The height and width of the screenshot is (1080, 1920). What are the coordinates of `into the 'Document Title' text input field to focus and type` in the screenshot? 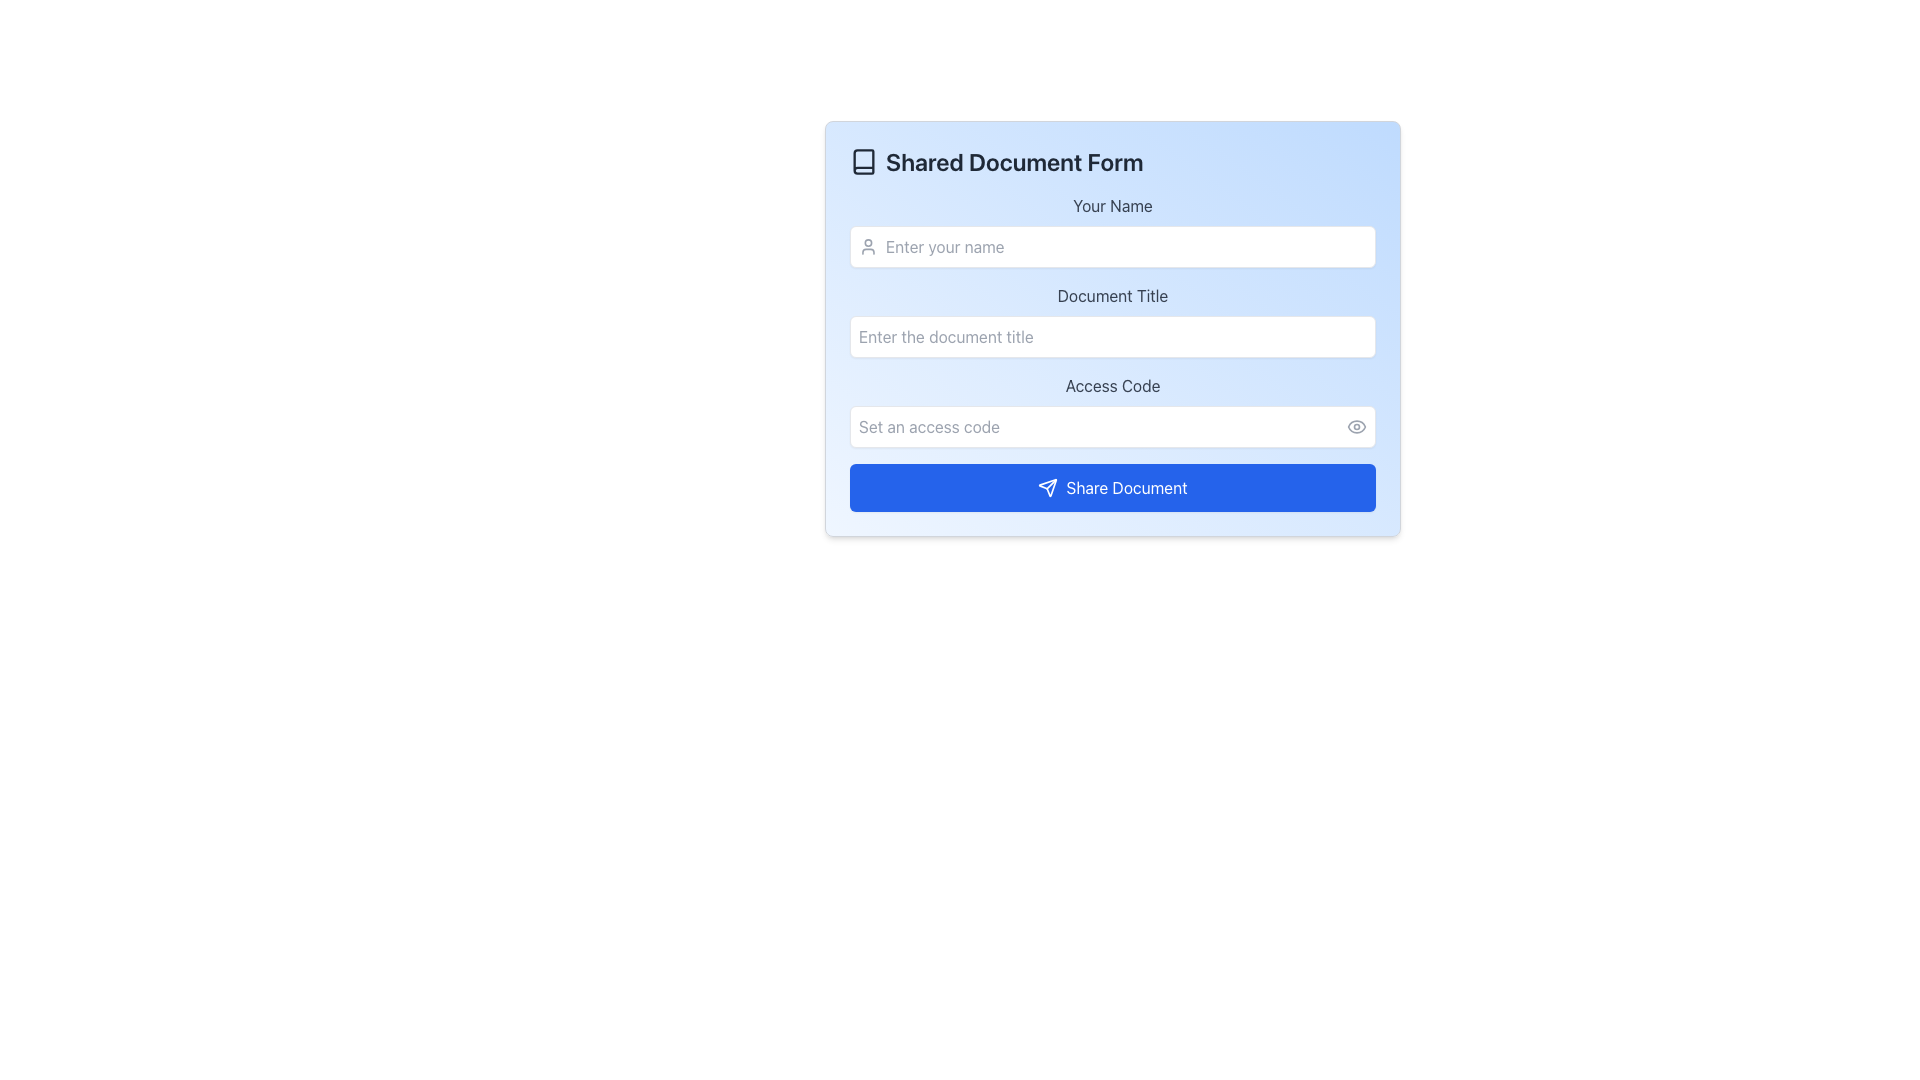 It's located at (1112, 319).